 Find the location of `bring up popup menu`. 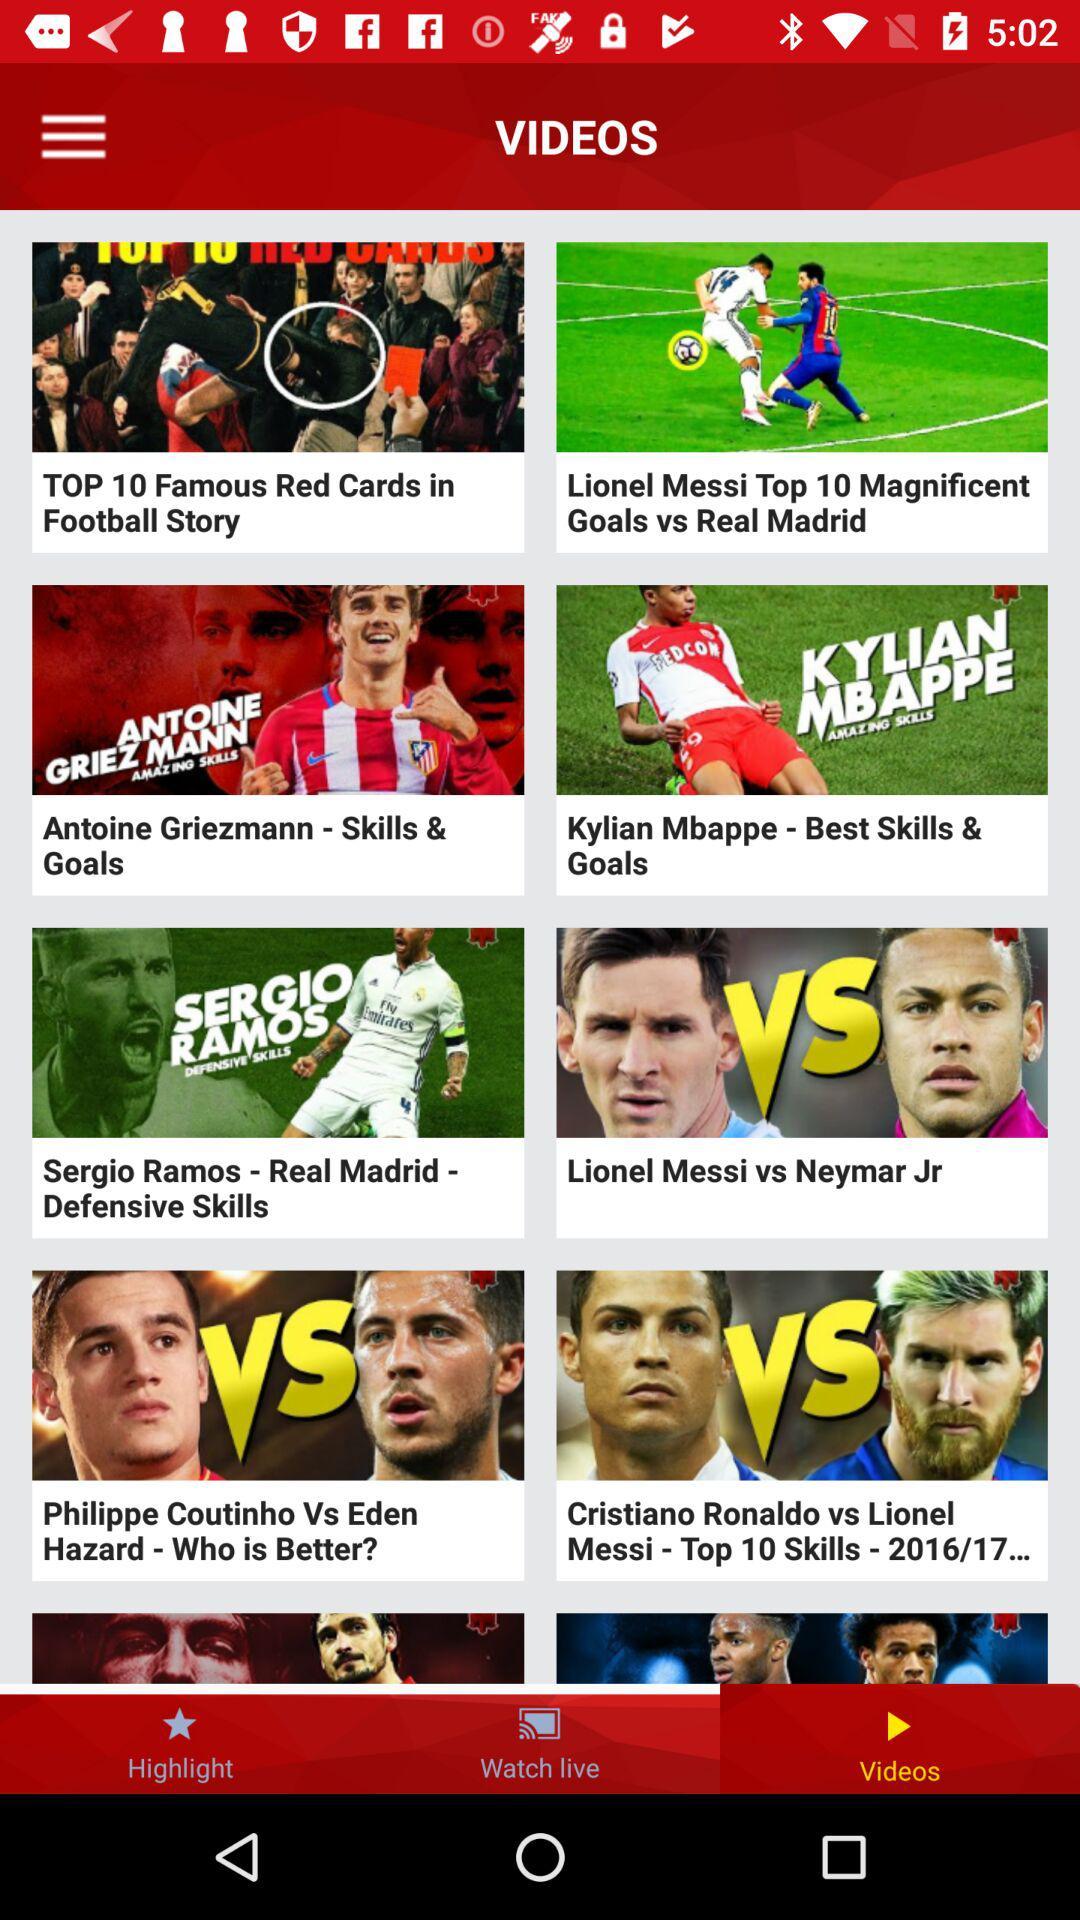

bring up popup menu is located at coordinates (72, 135).